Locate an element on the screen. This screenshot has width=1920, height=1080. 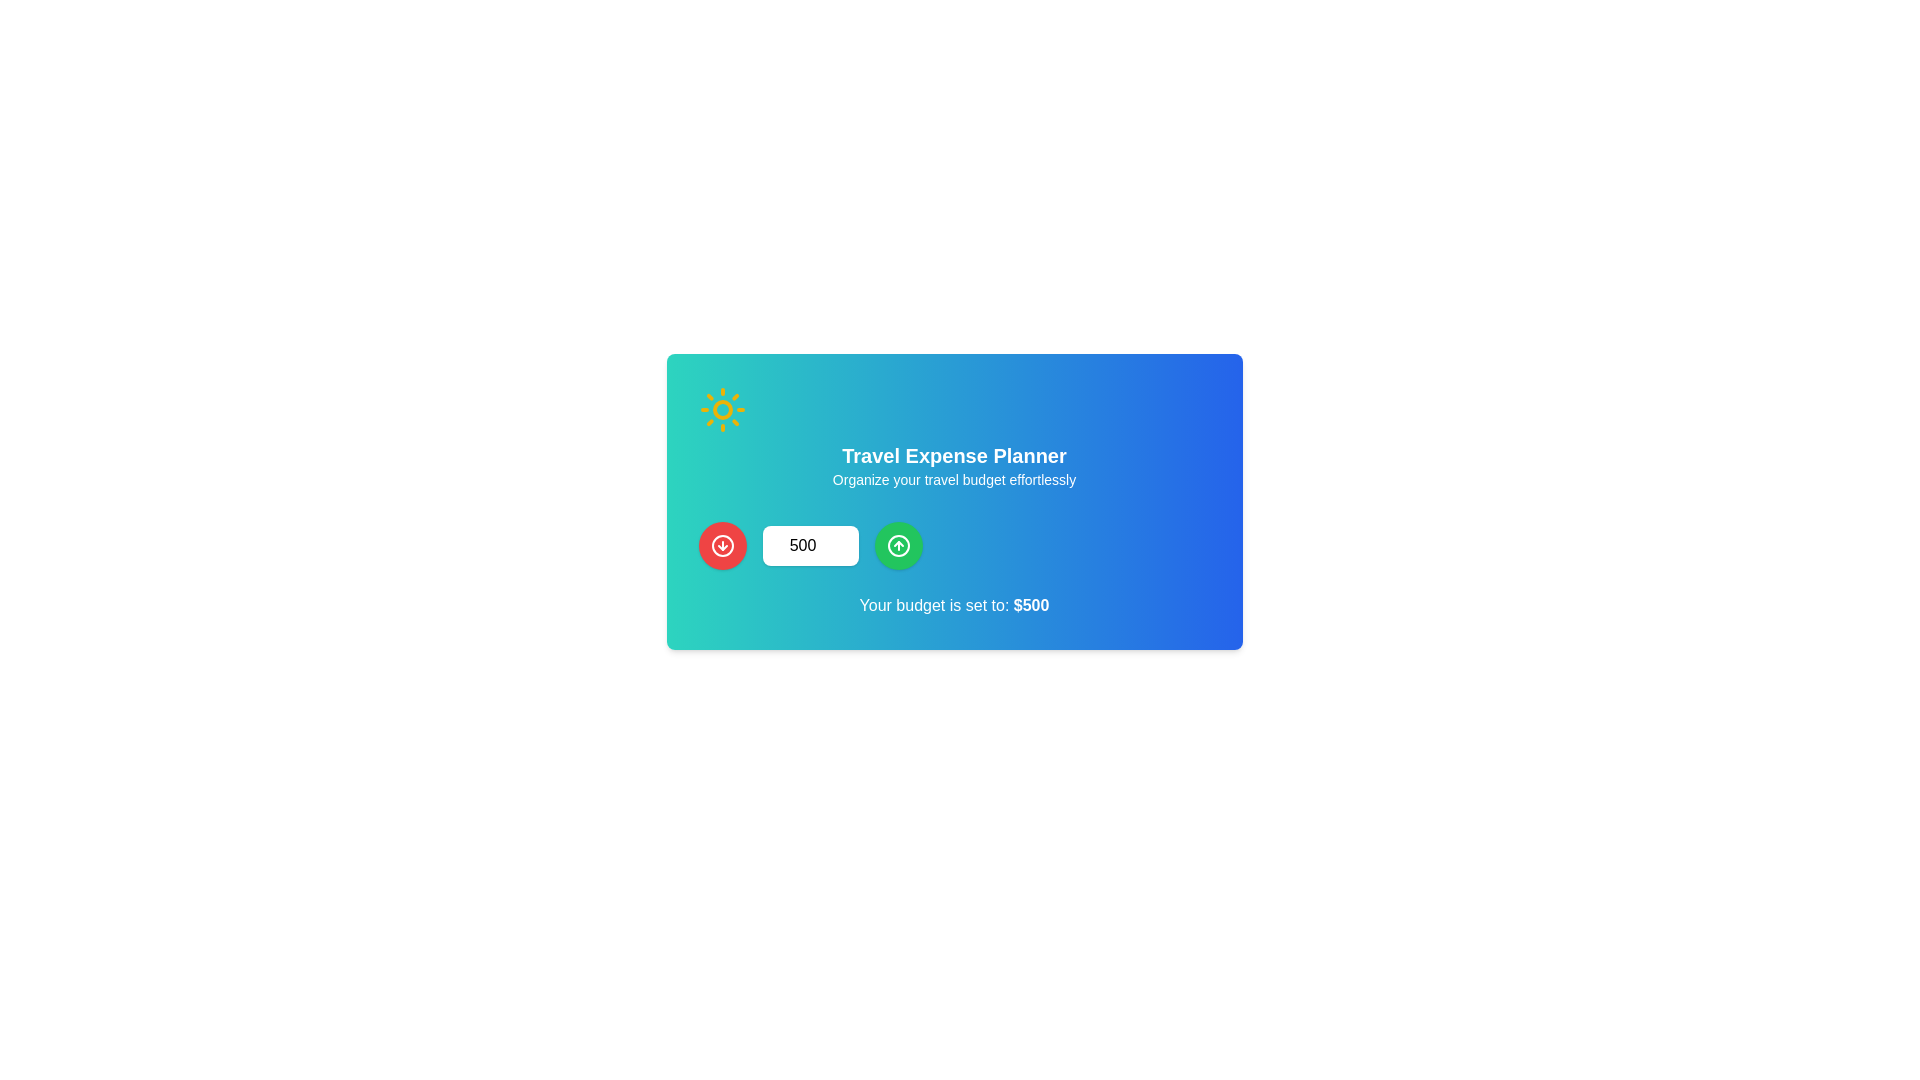
the number input field displaying '500' to focus it is located at coordinates (810, 546).